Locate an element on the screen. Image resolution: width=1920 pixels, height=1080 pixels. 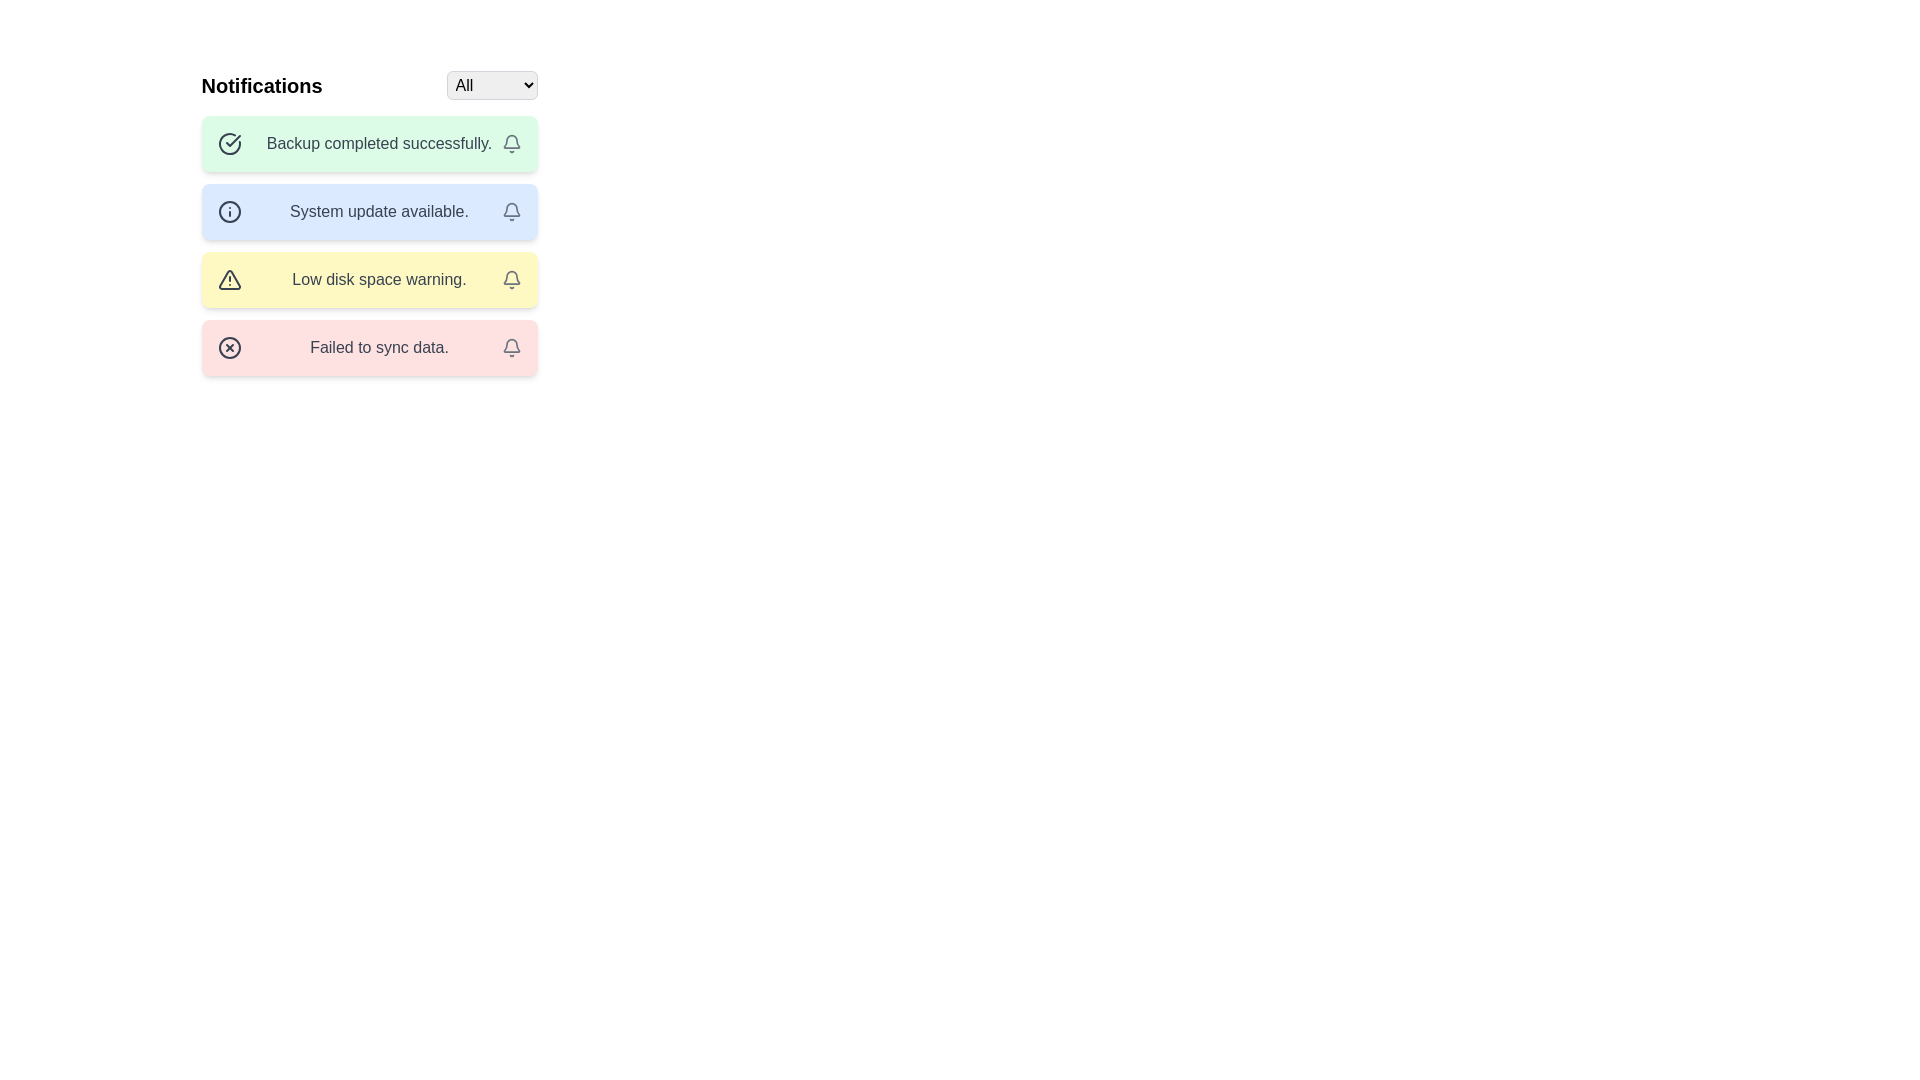
message displayed in the Text Display Field that conveys 'Backup completed successfully.' is located at coordinates (379, 142).